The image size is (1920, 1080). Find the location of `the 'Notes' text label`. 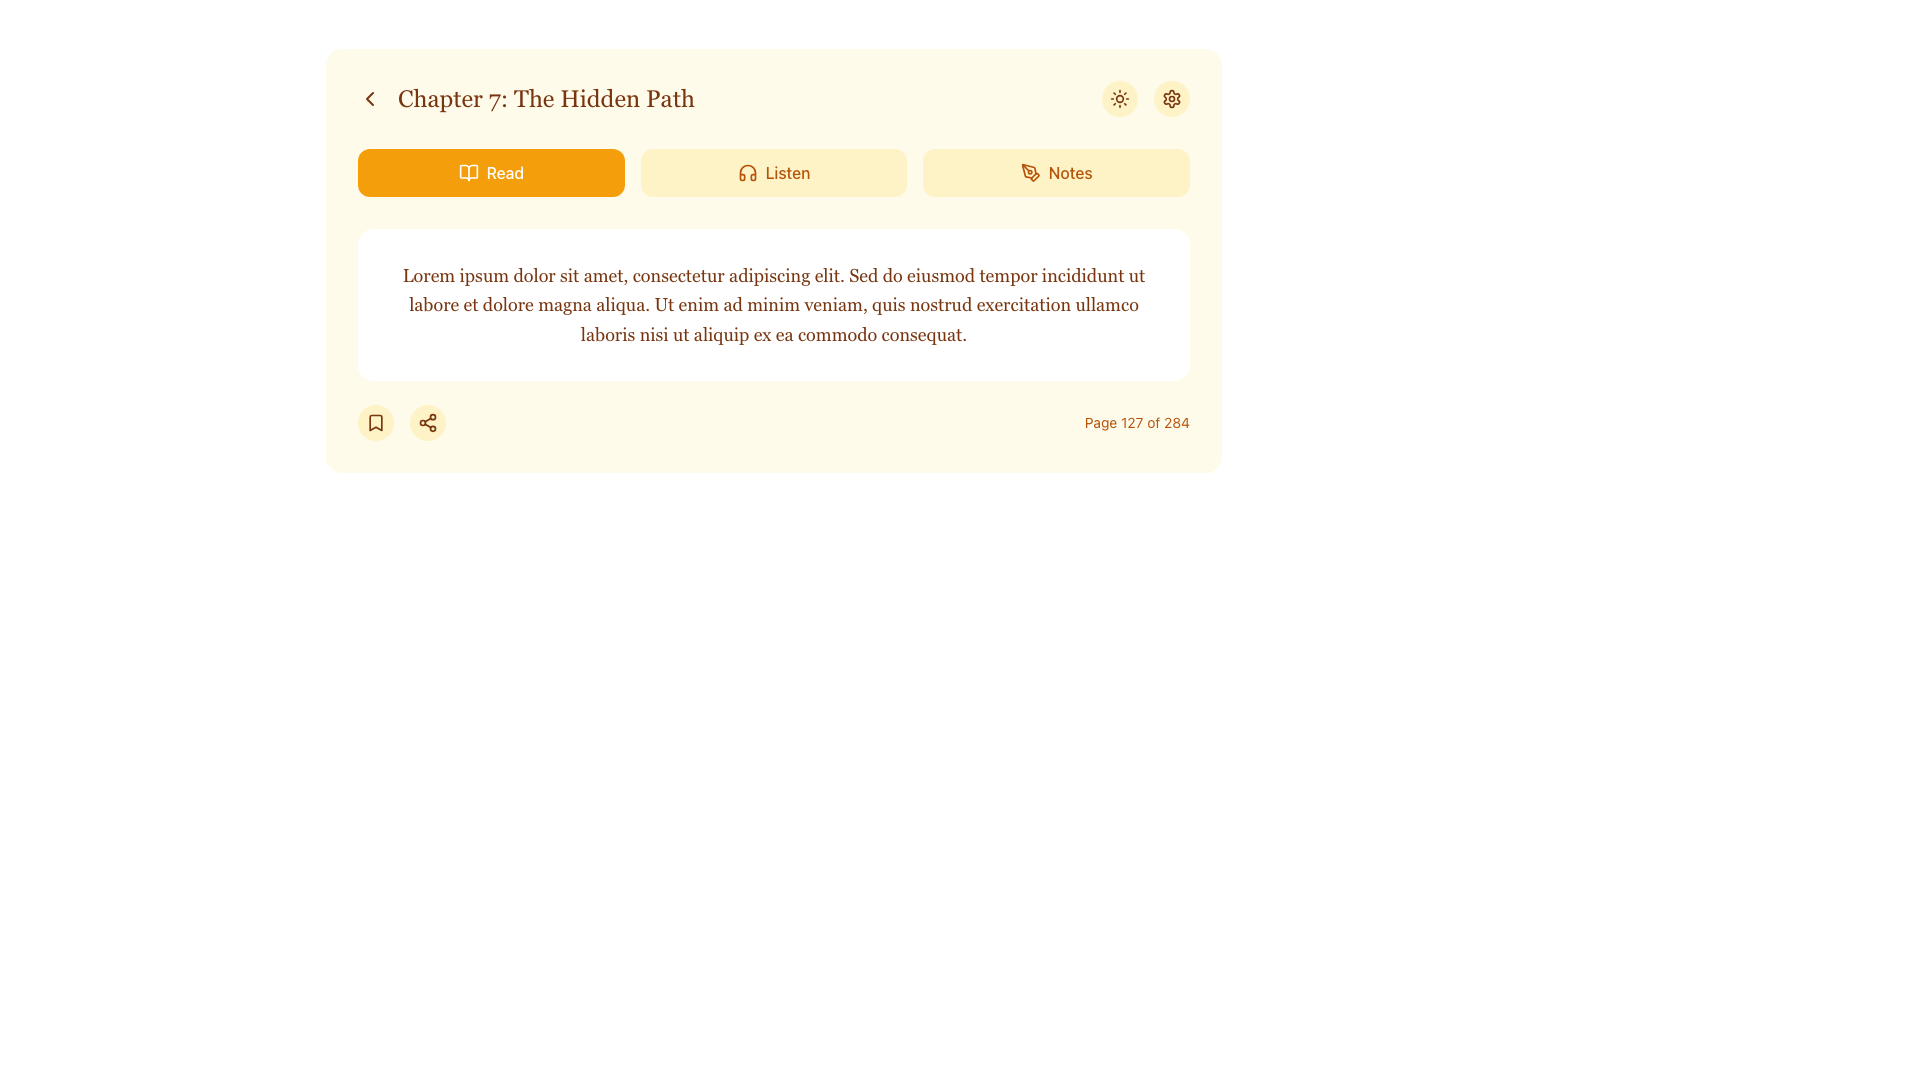

the 'Notes' text label is located at coordinates (1069, 172).